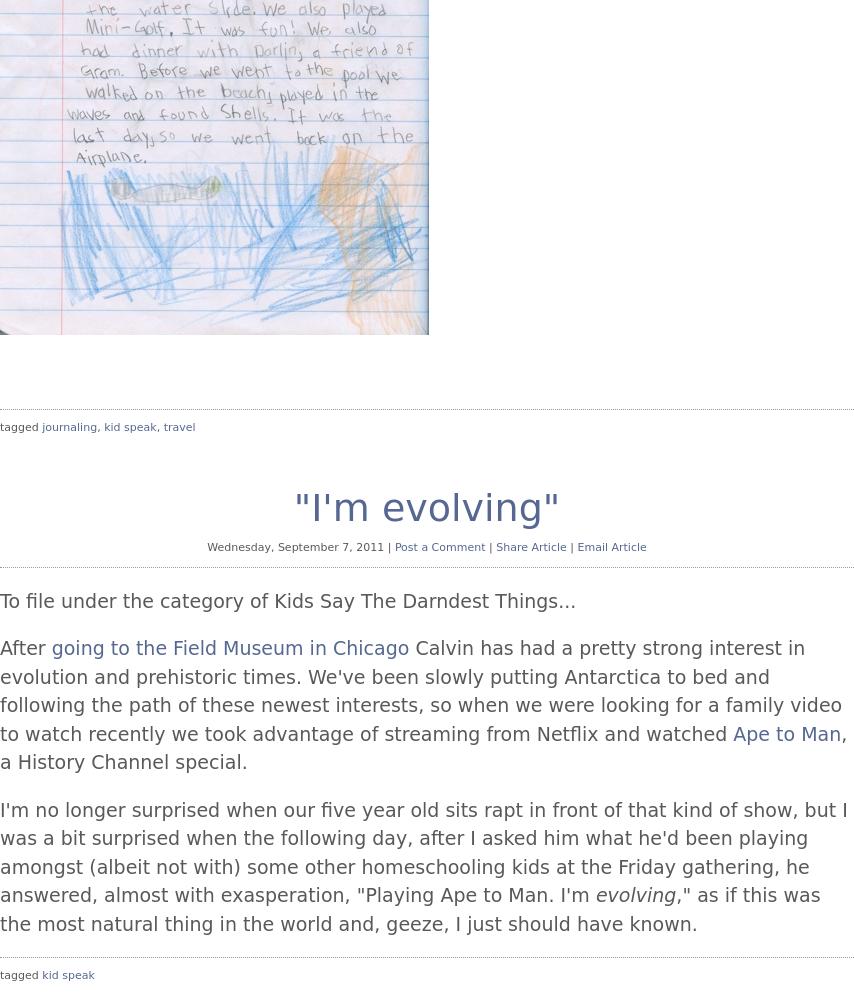 The image size is (854, 994). Describe the element at coordinates (206, 546) in the screenshot. I see `'Wednesday, September 7, 2011'` at that location.